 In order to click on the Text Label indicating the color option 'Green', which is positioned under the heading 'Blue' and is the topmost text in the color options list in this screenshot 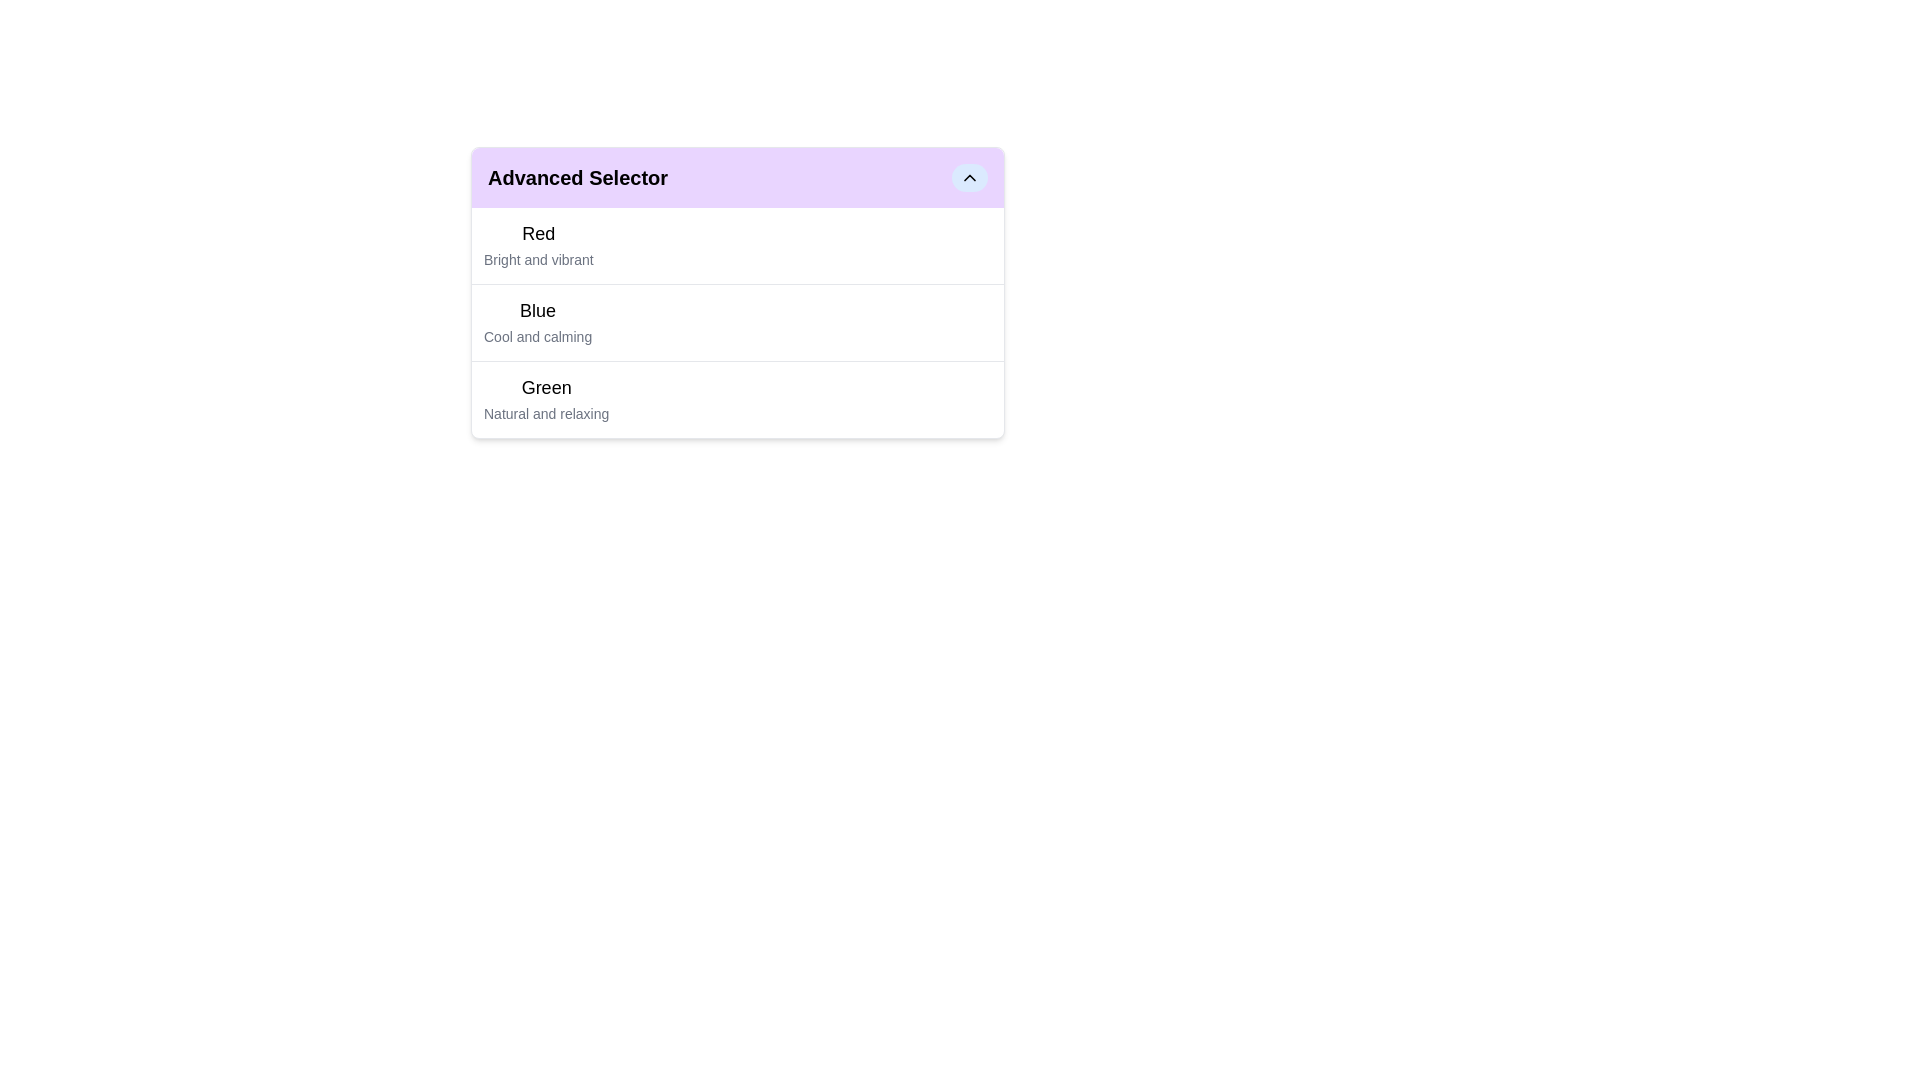, I will do `click(546, 388)`.